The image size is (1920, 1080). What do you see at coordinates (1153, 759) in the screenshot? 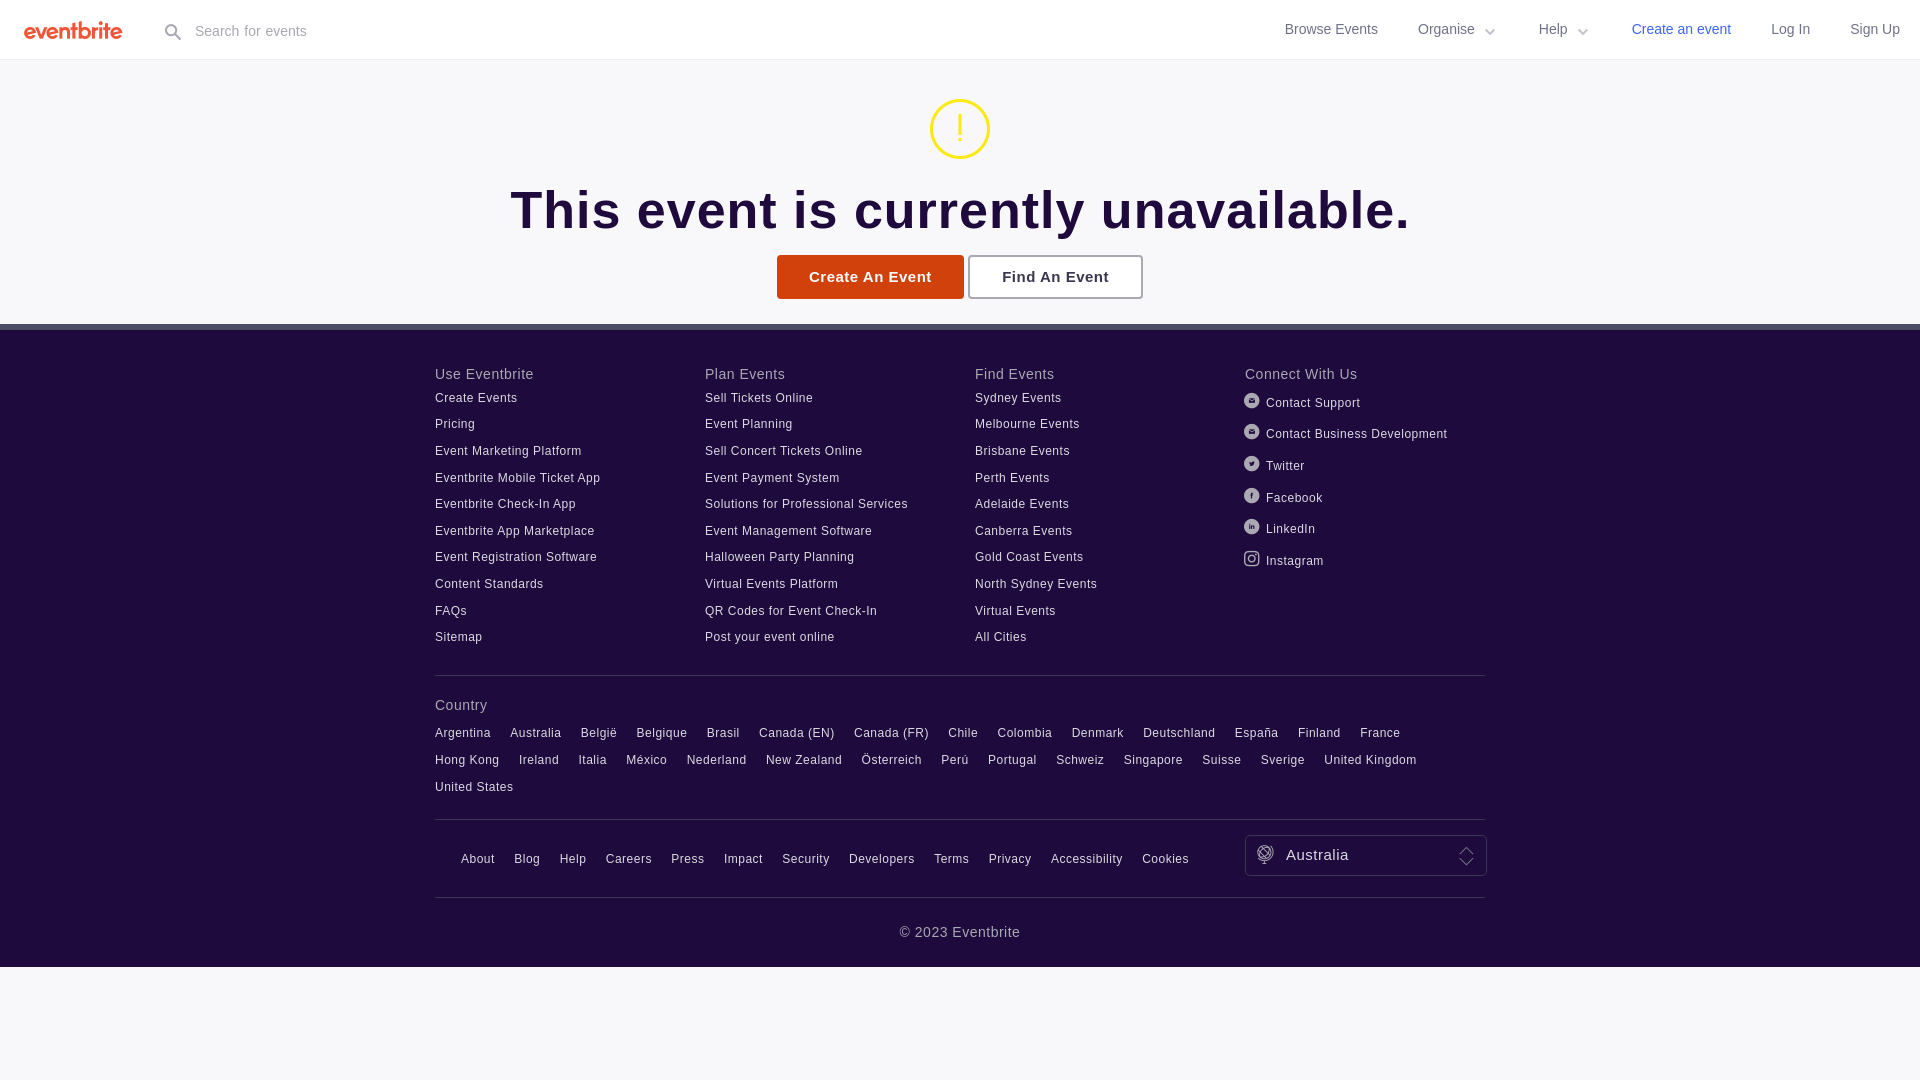
I see `'Singapore'` at bounding box center [1153, 759].